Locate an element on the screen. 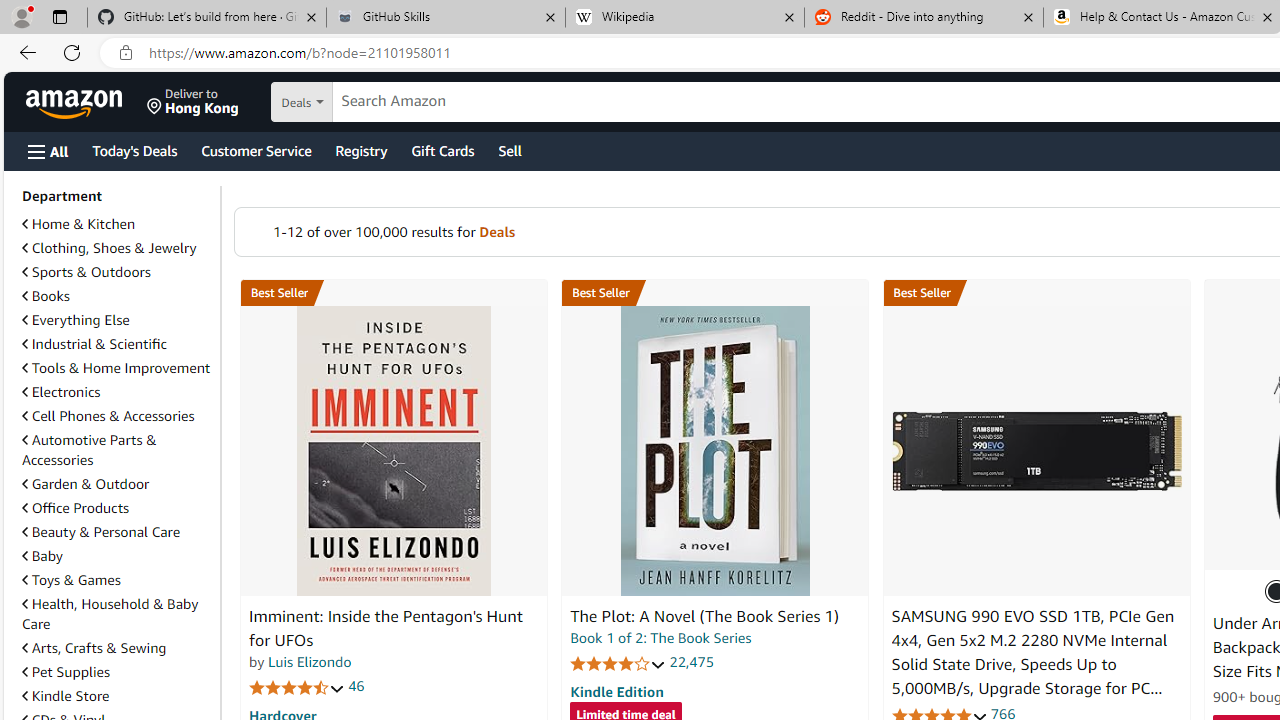  'Imminent: Inside the Pentagon' is located at coordinates (386, 628).